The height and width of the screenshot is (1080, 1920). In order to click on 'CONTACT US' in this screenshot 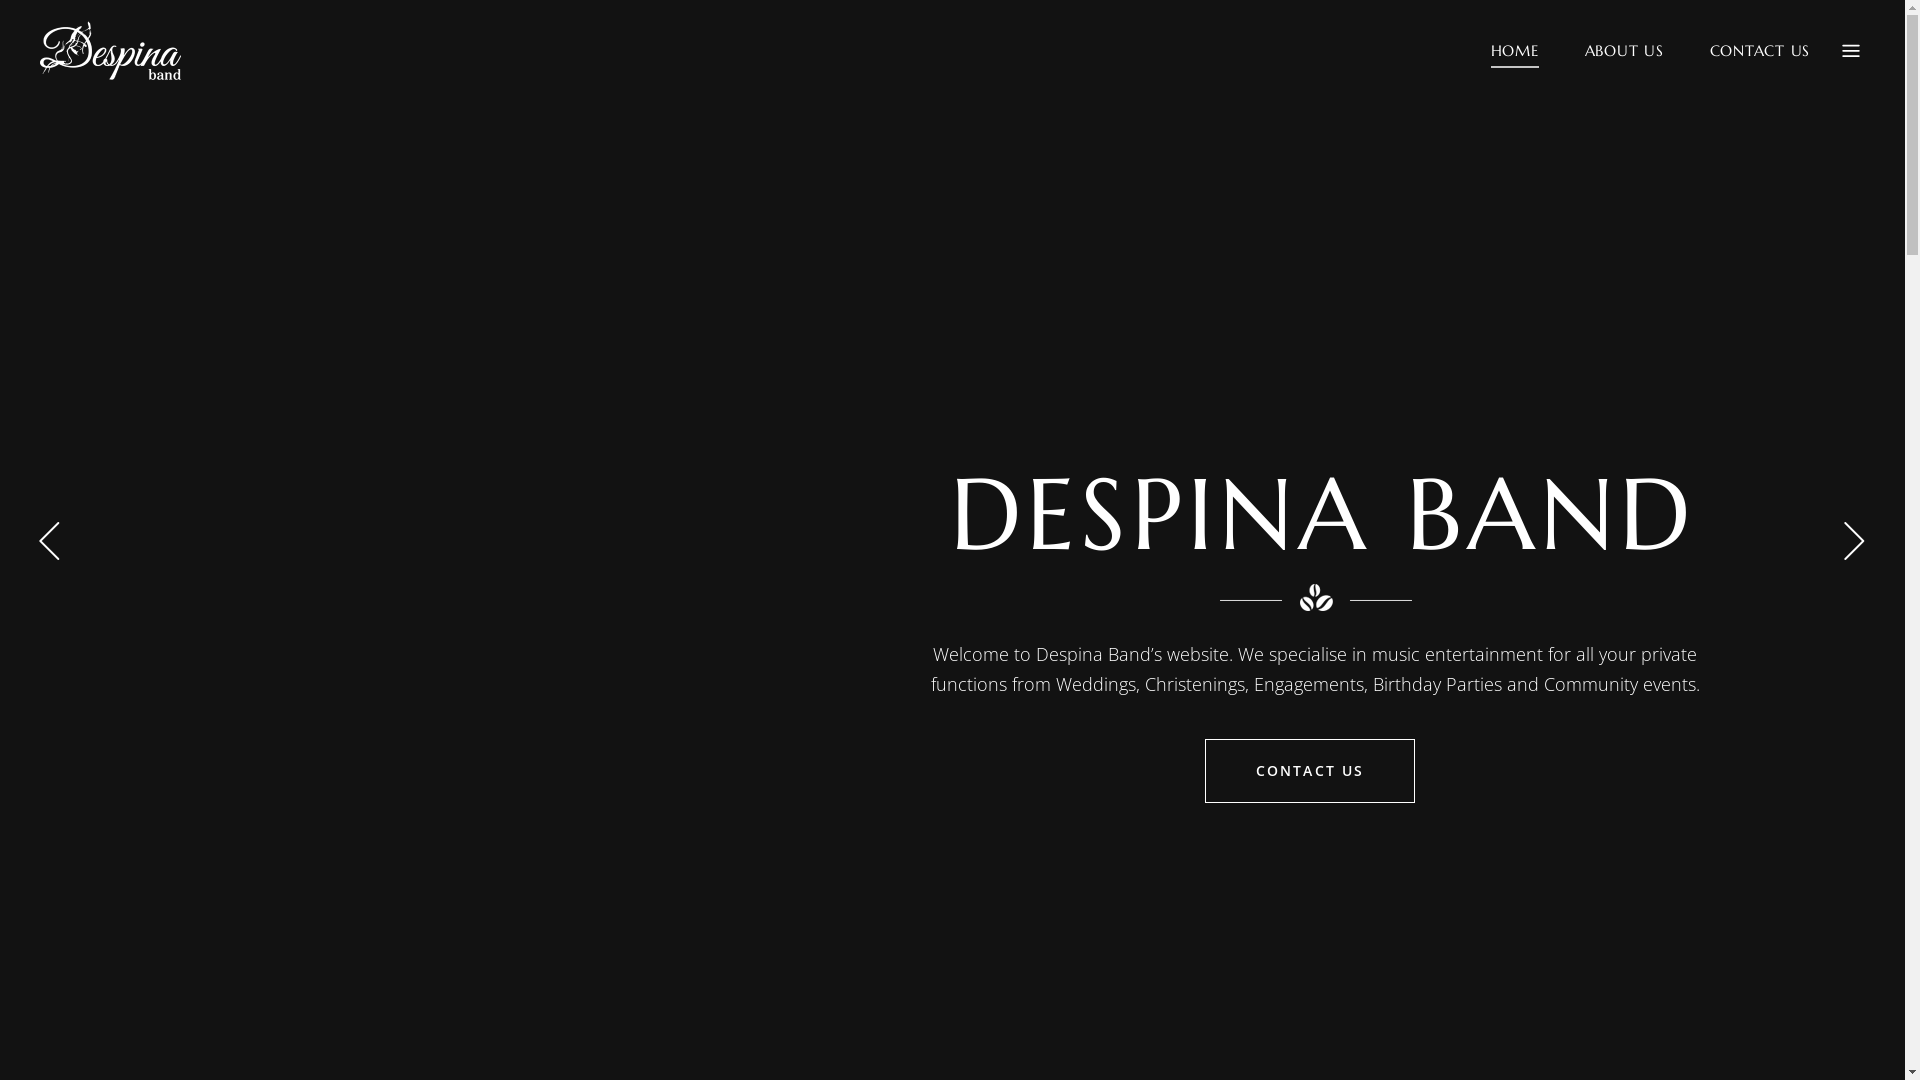, I will do `click(1684, 49)`.